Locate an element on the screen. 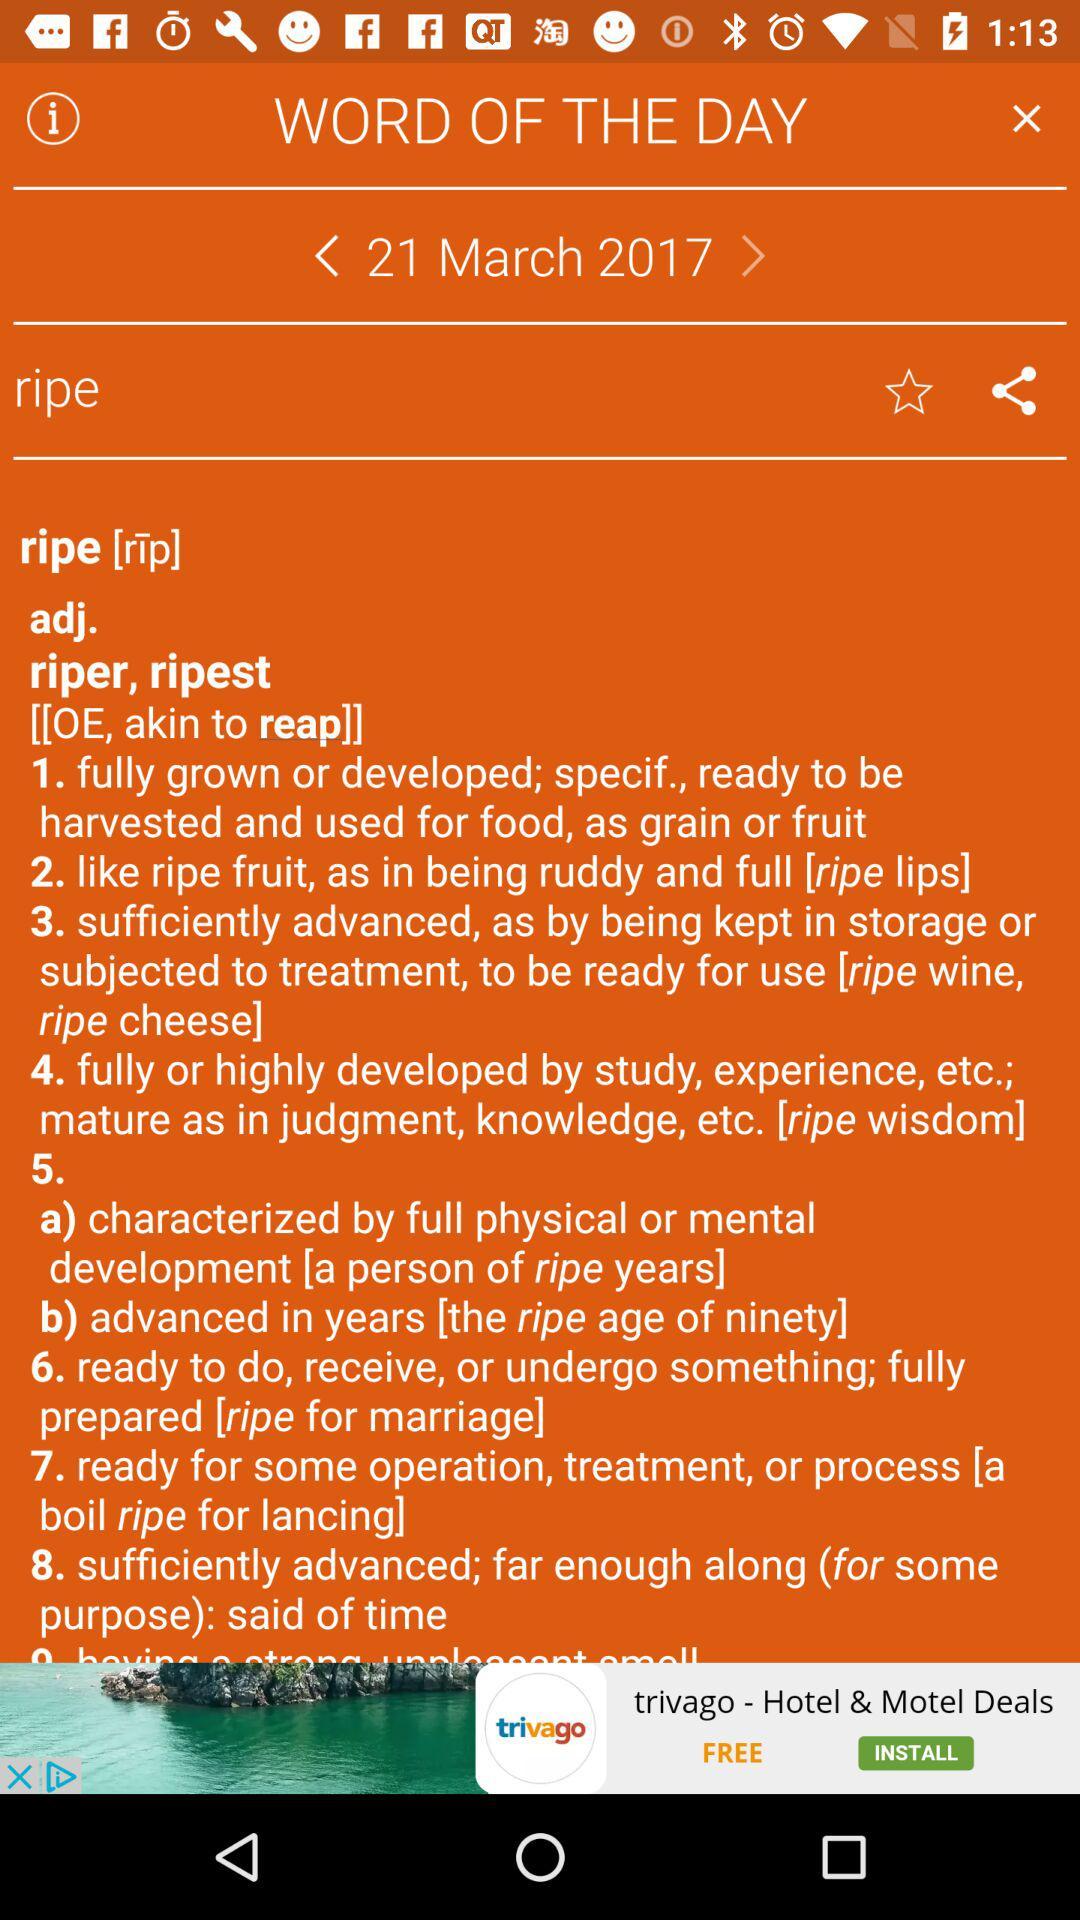  next button is located at coordinates (753, 254).